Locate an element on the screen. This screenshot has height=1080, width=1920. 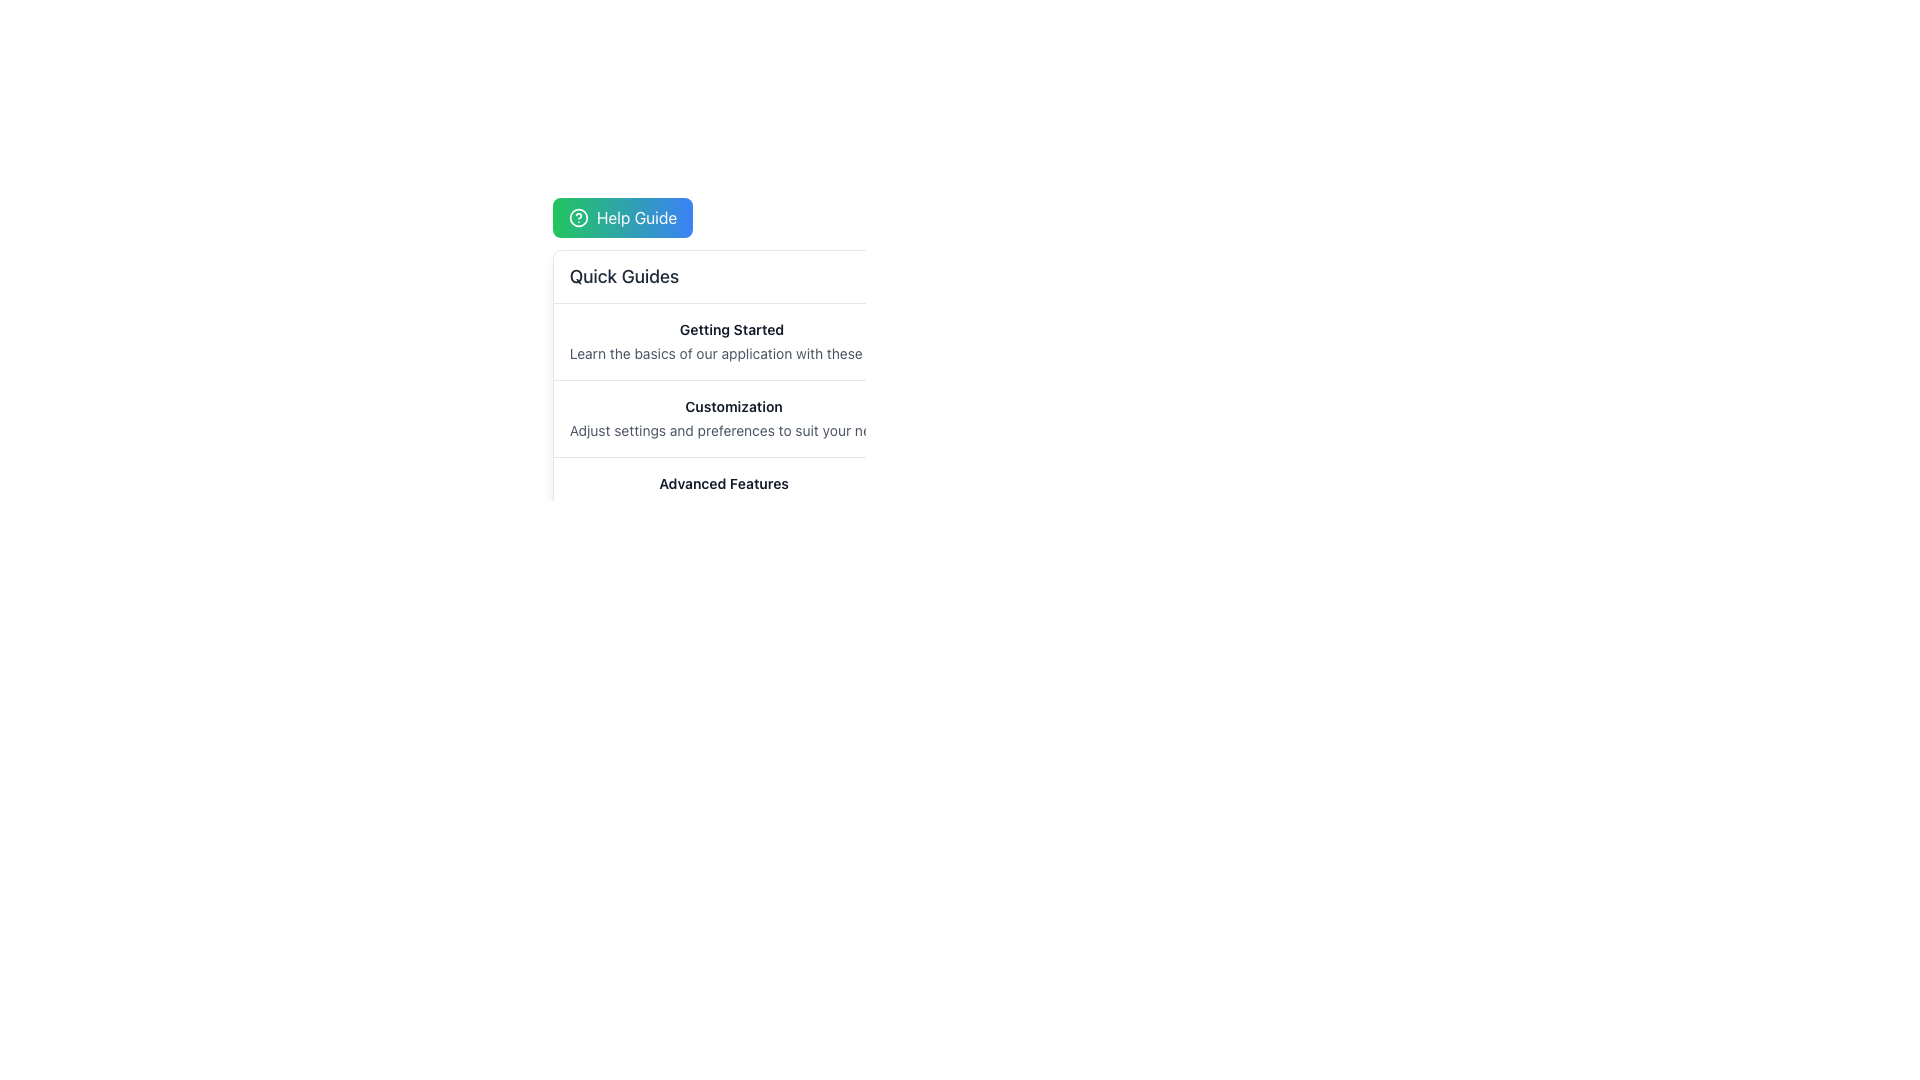
the second informational item in the list under the 'Quick Guides' section, which provides guidance on customization options is located at coordinates (743, 417).